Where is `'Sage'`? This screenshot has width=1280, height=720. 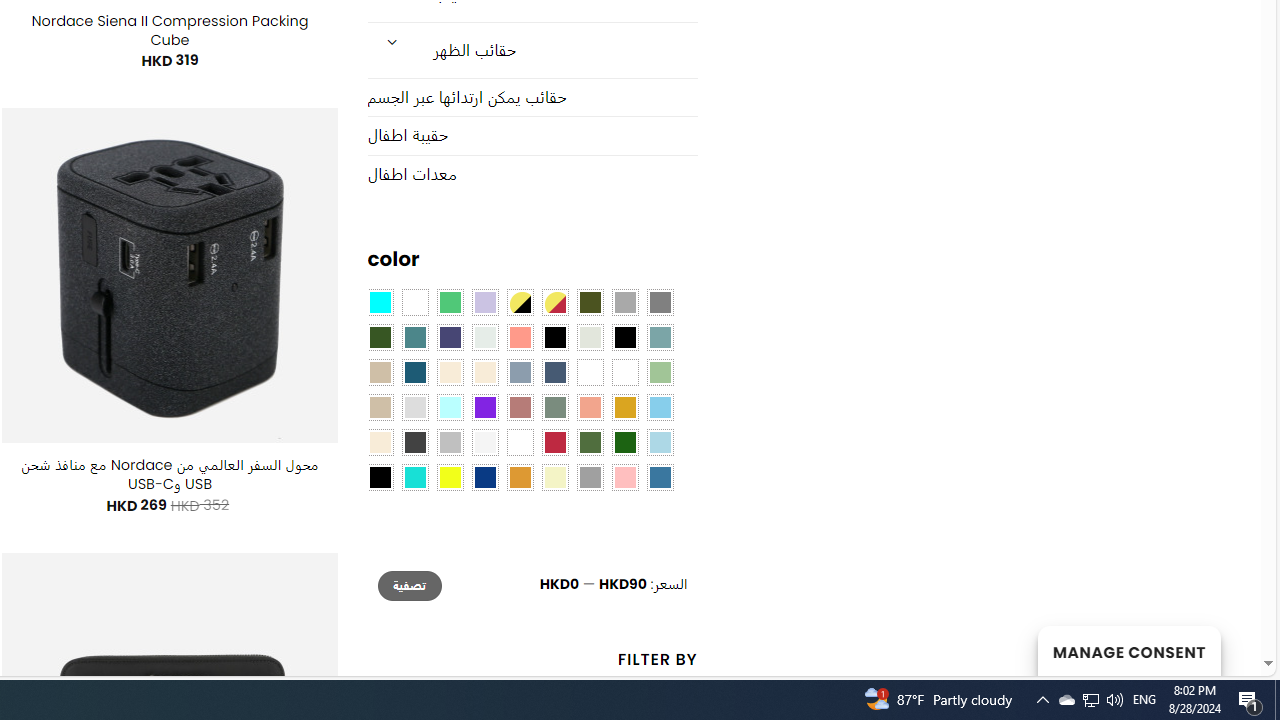 'Sage' is located at coordinates (554, 407).